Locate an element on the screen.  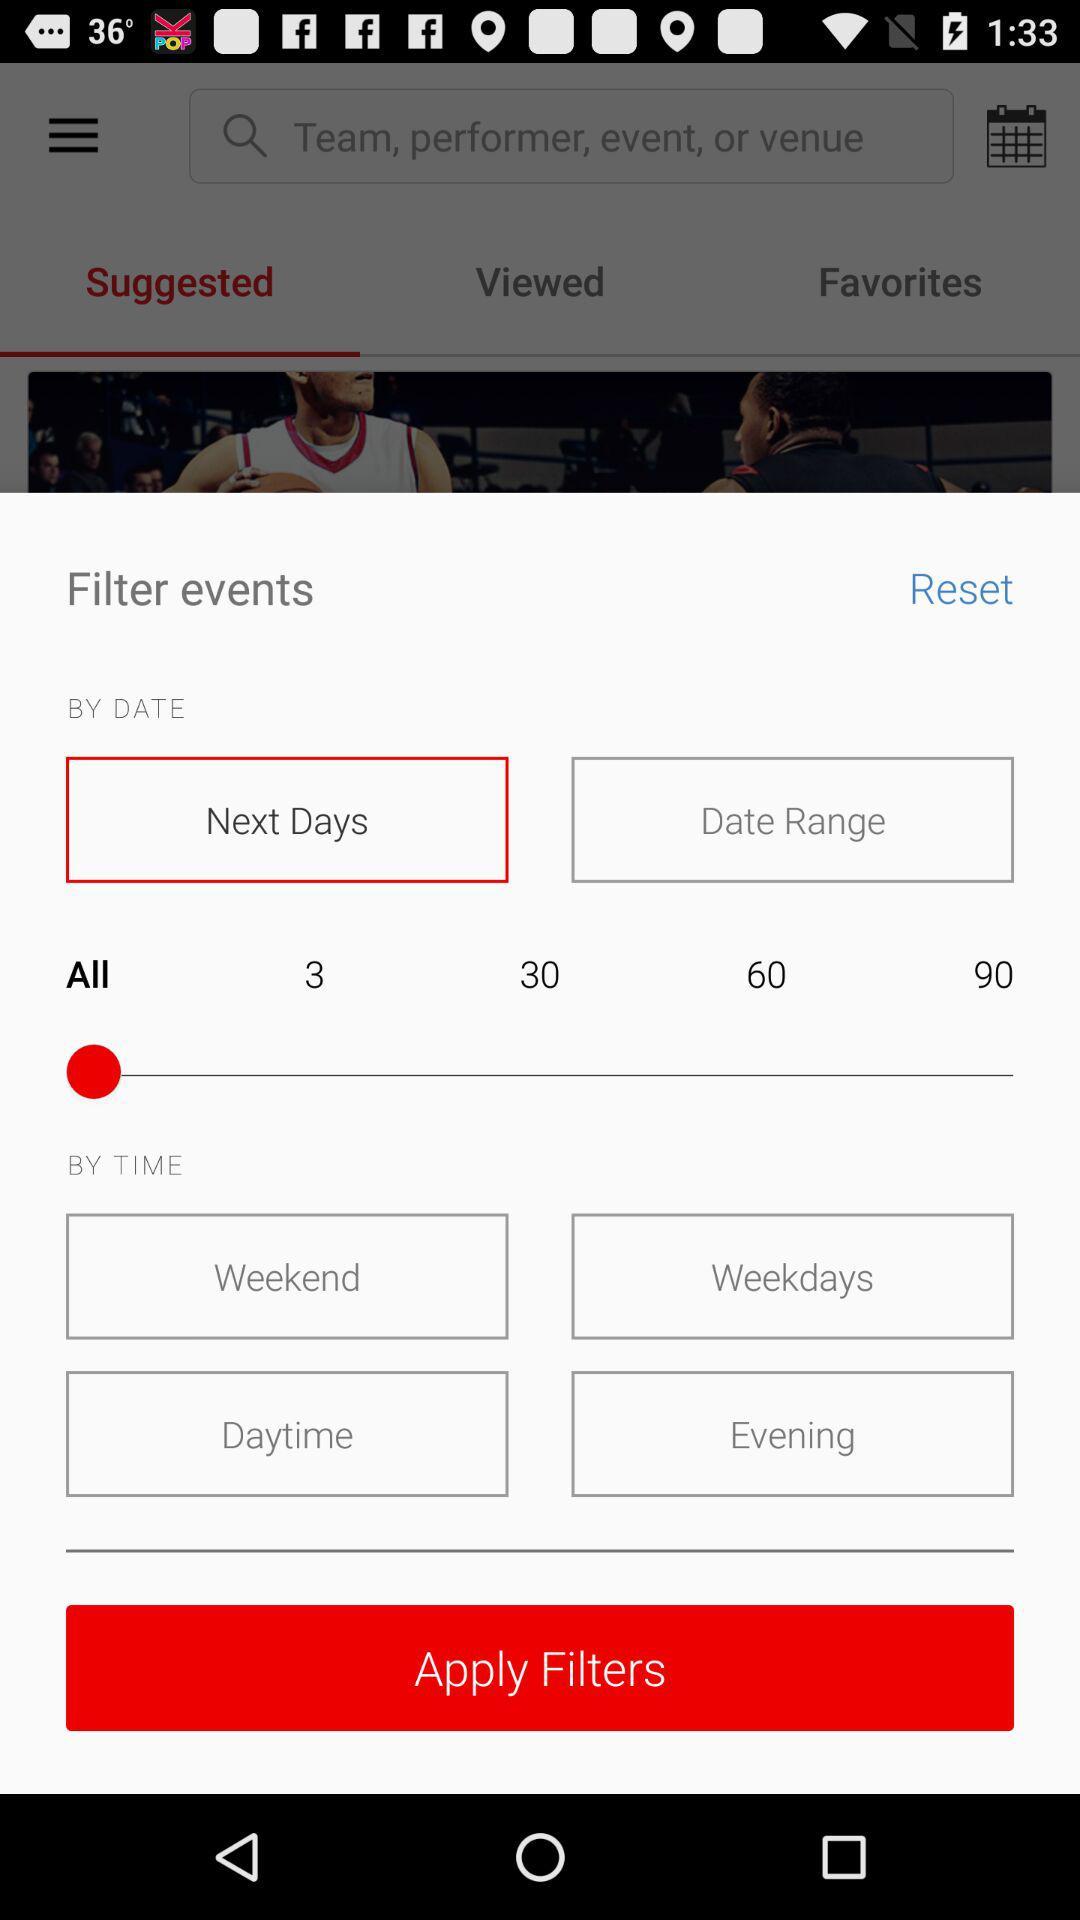
icon below the reset icon is located at coordinates (791, 819).